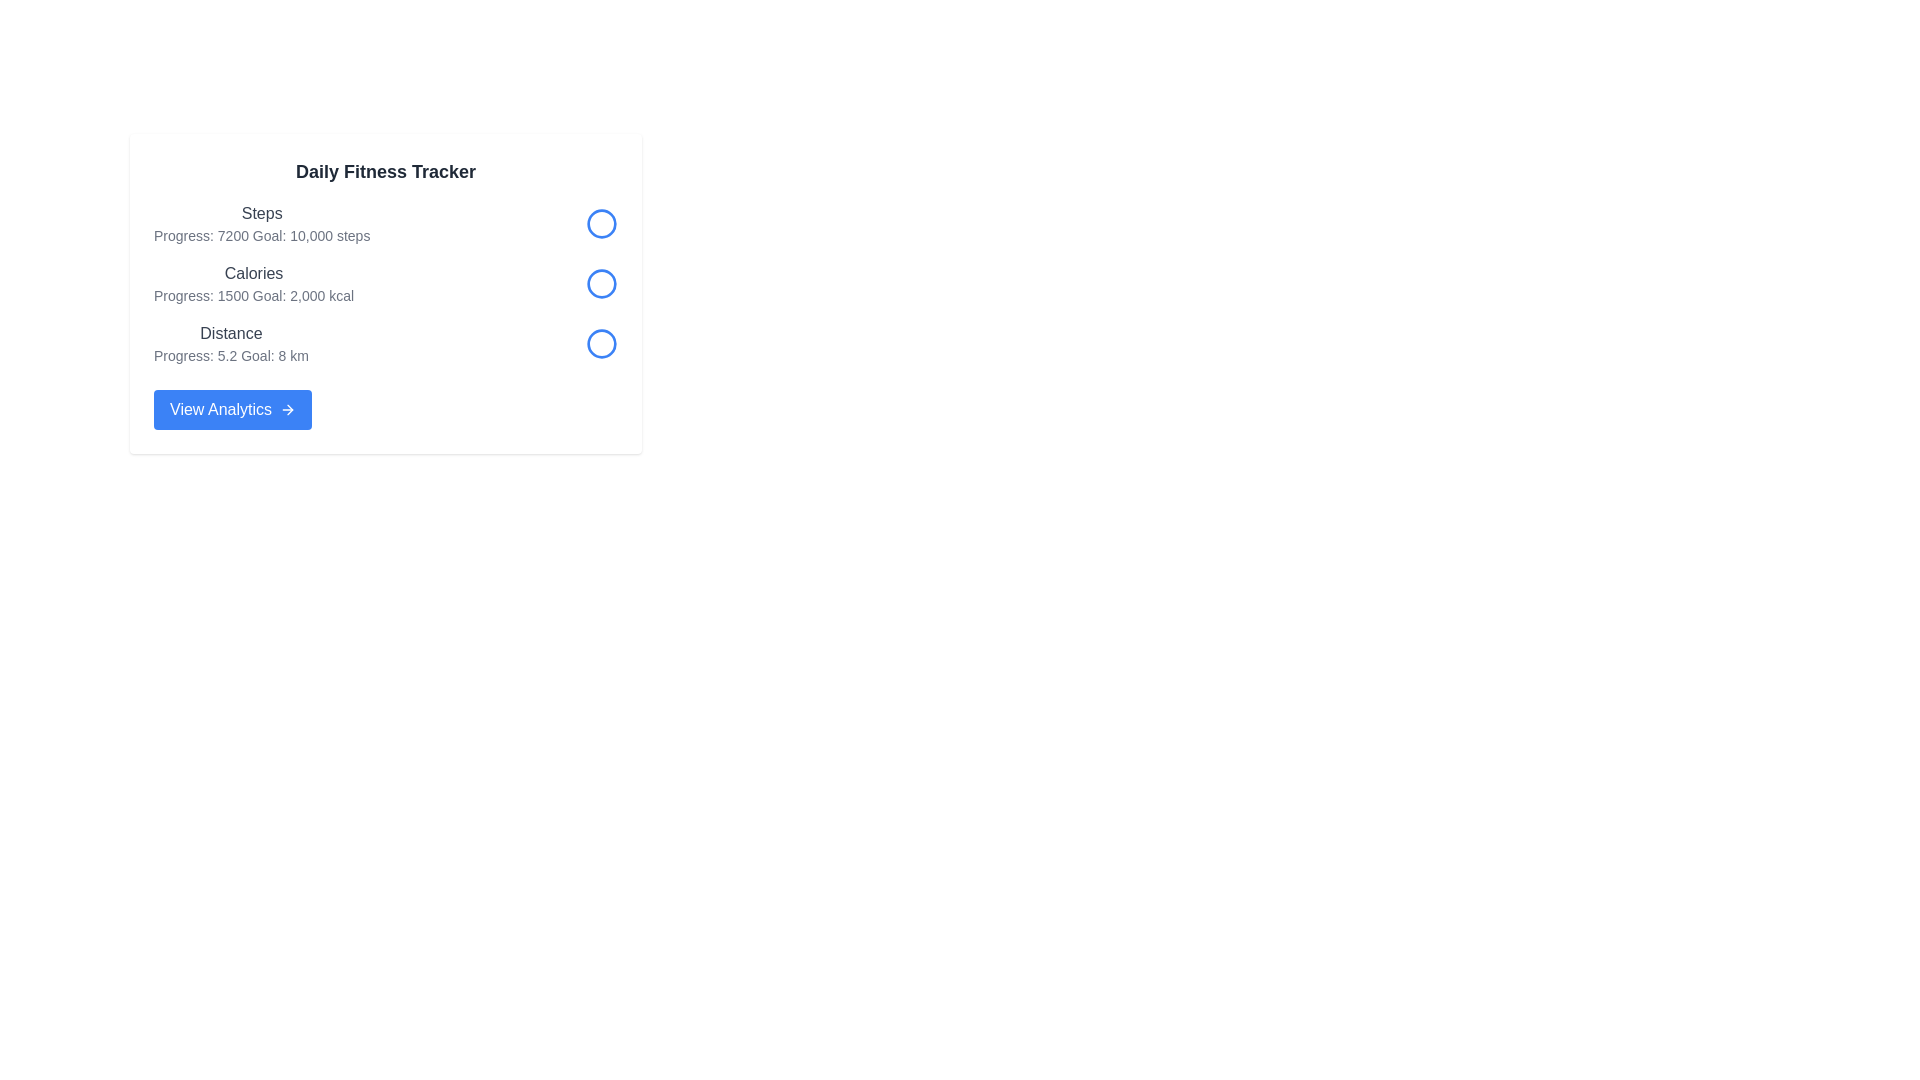  Describe the element at coordinates (600, 342) in the screenshot. I see `the circular icon with a blue outline located to the right of the text 'Distance: Progress: 5.2 Goal: 8 km' in the 'Daily Fitness Tracker' section to interact with it` at that location.